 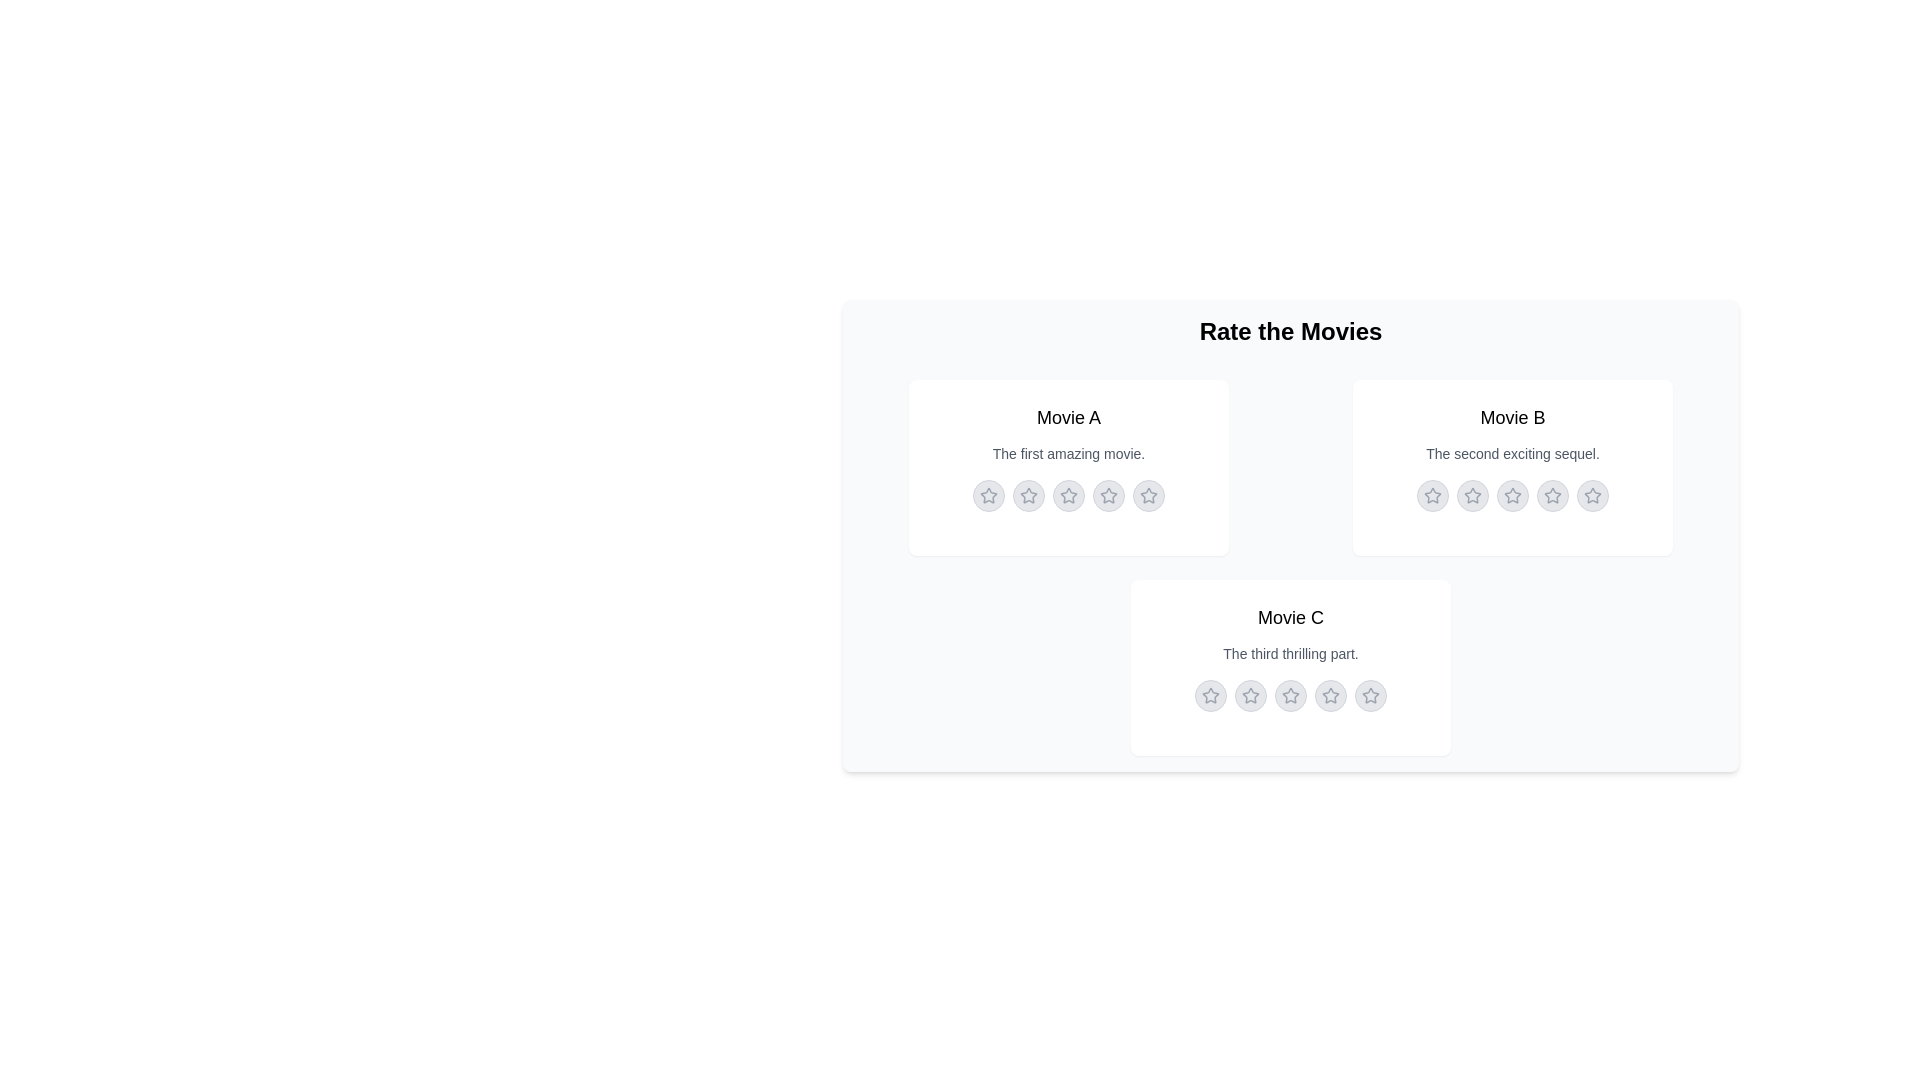 What do you see at coordinates (1248, 693) in the screenshot?
I see `the second star icon from the left in the horizontal row of five stars in the rating section of 'Movie C'` at bounding box center [1248, 693].